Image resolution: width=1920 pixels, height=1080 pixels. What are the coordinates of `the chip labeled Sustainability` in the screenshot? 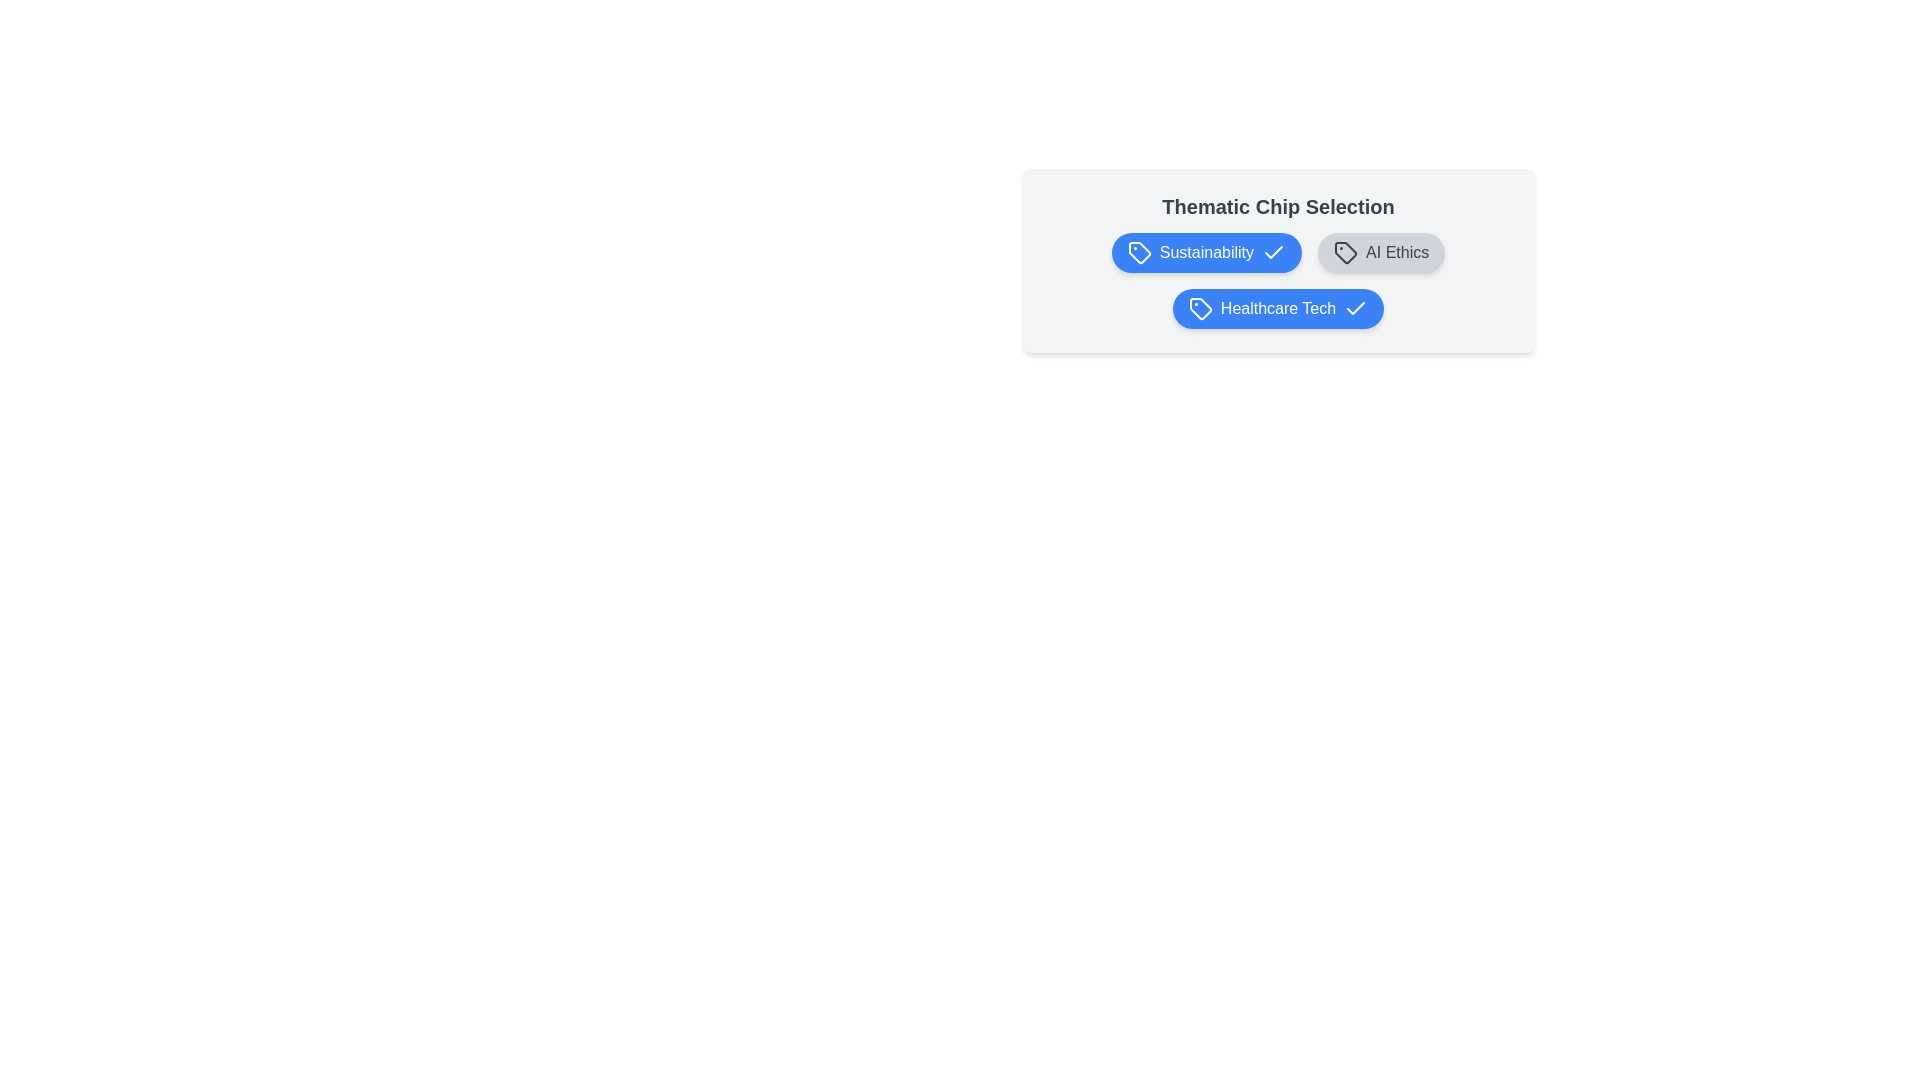 It's located at (1205, 252).